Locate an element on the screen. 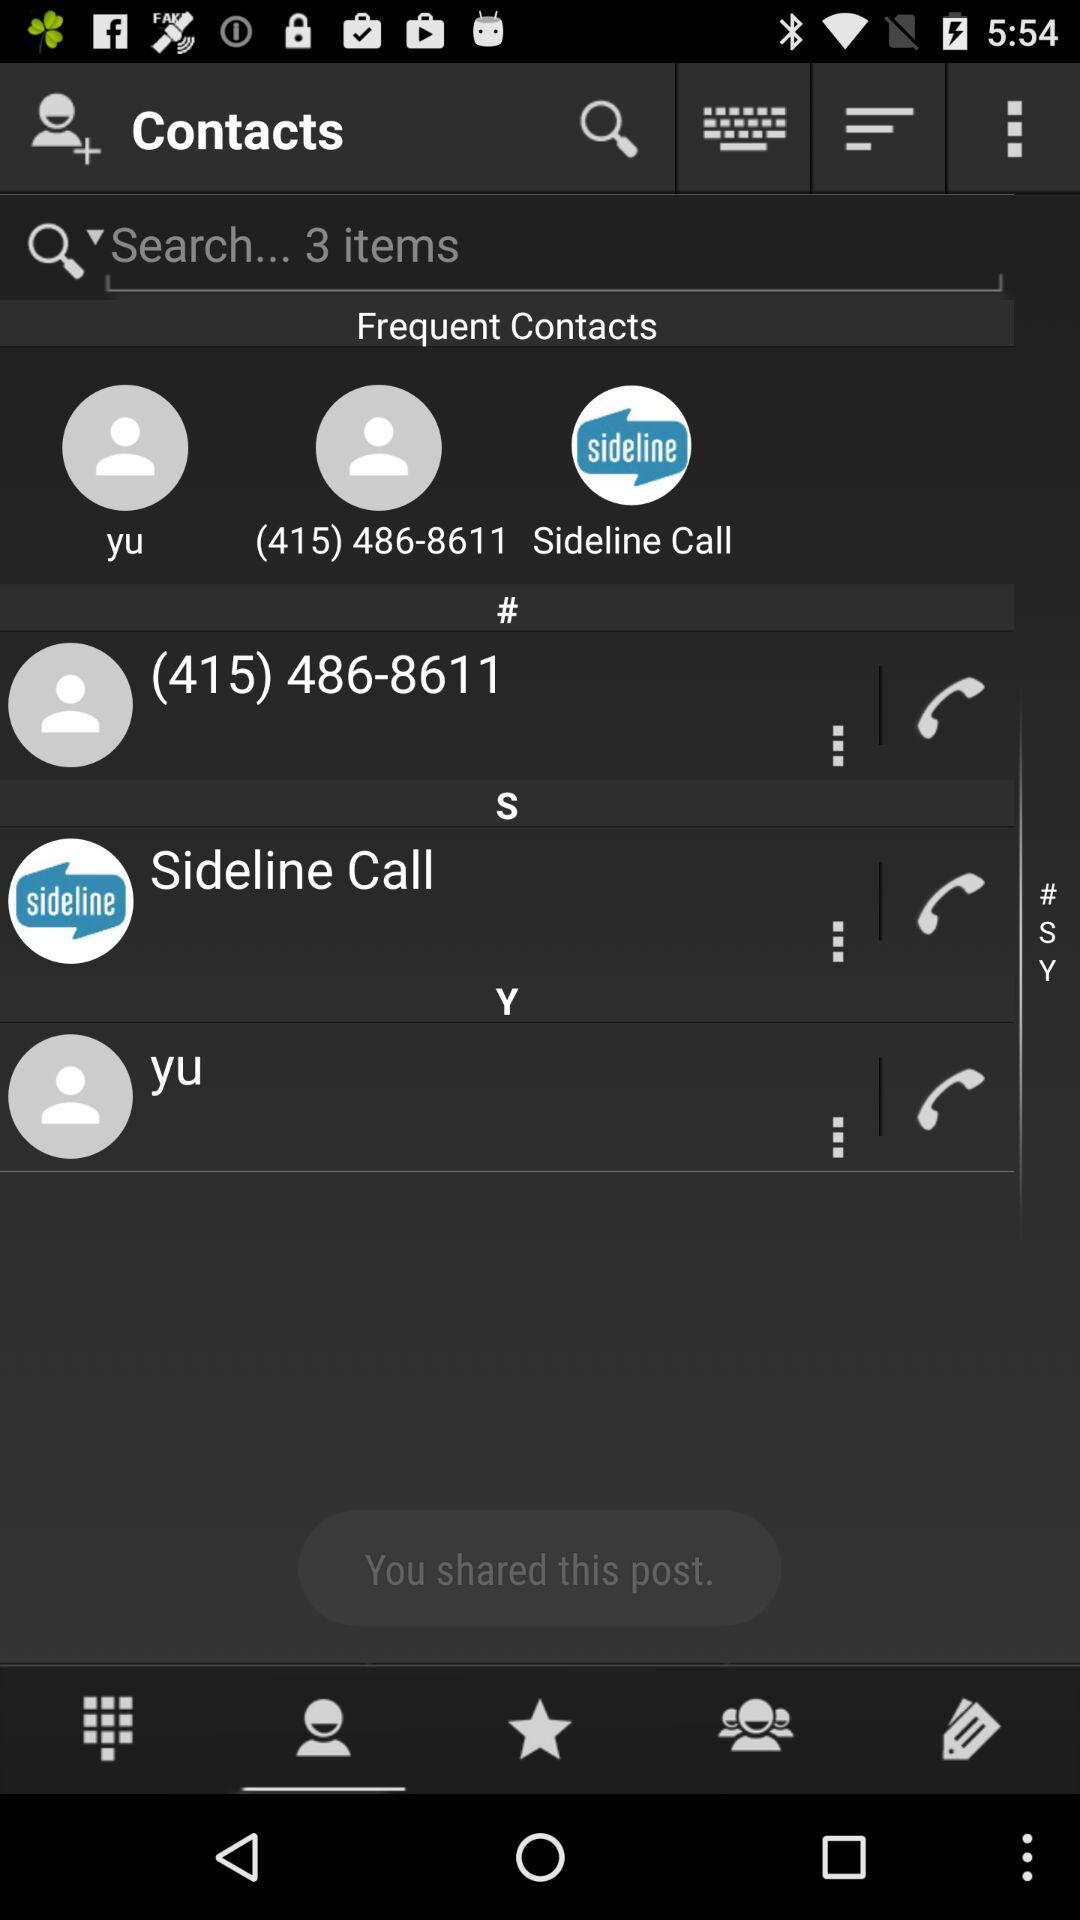 This screenshot has height=1920, width=1080. search items is located at coordinates (56, 246).